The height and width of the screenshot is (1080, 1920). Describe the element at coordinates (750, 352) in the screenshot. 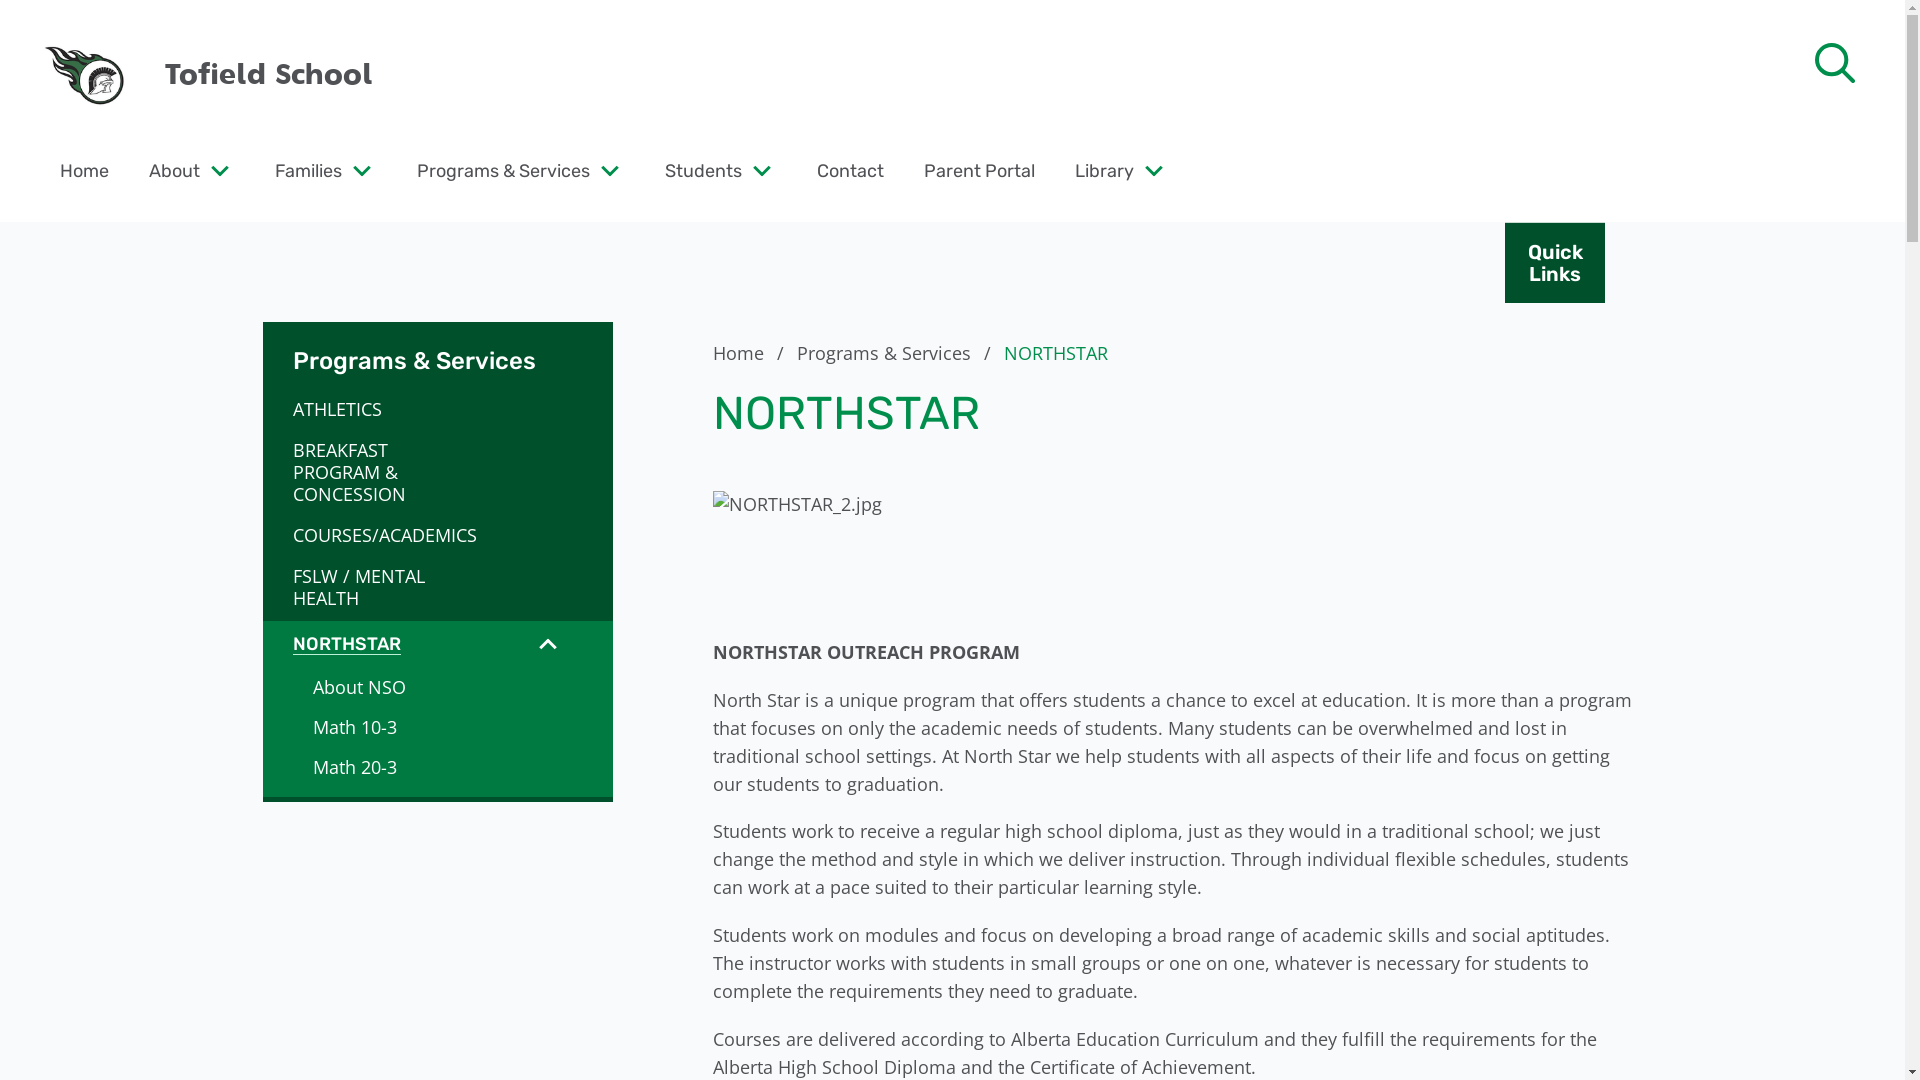

I see `'Home'` at that location.